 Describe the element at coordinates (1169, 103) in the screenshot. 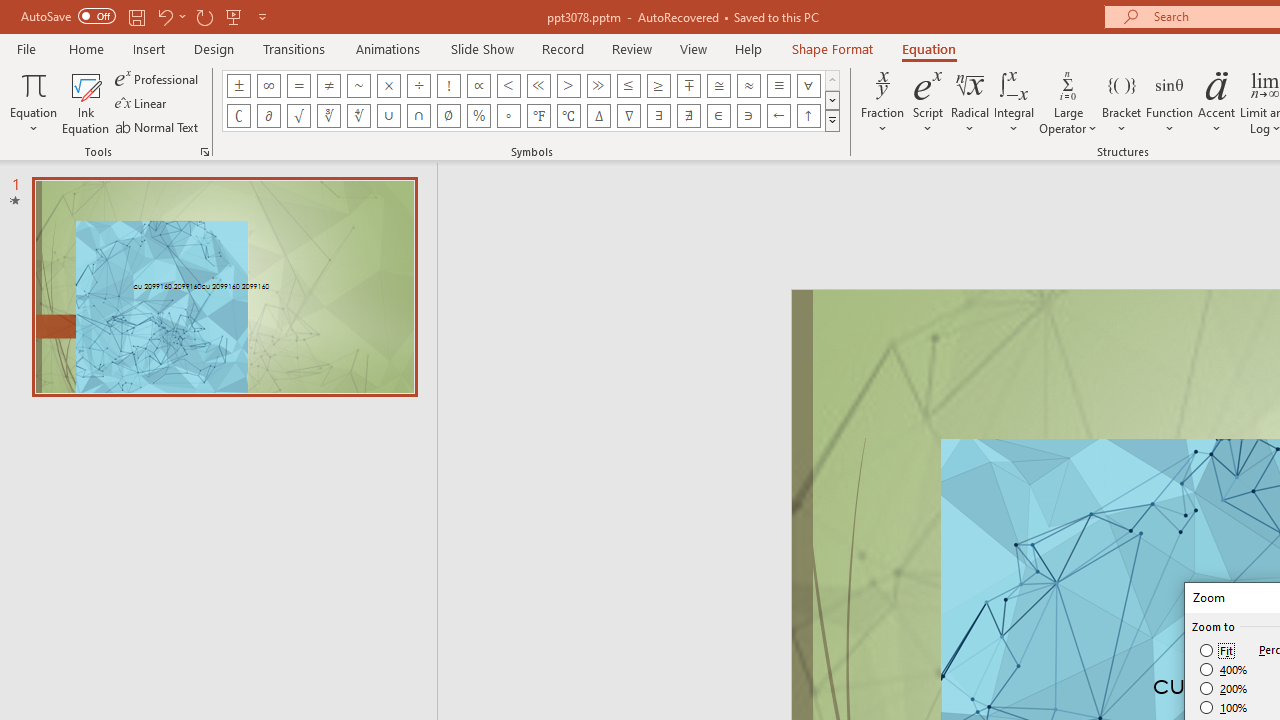

I see `'Function'` at that location.